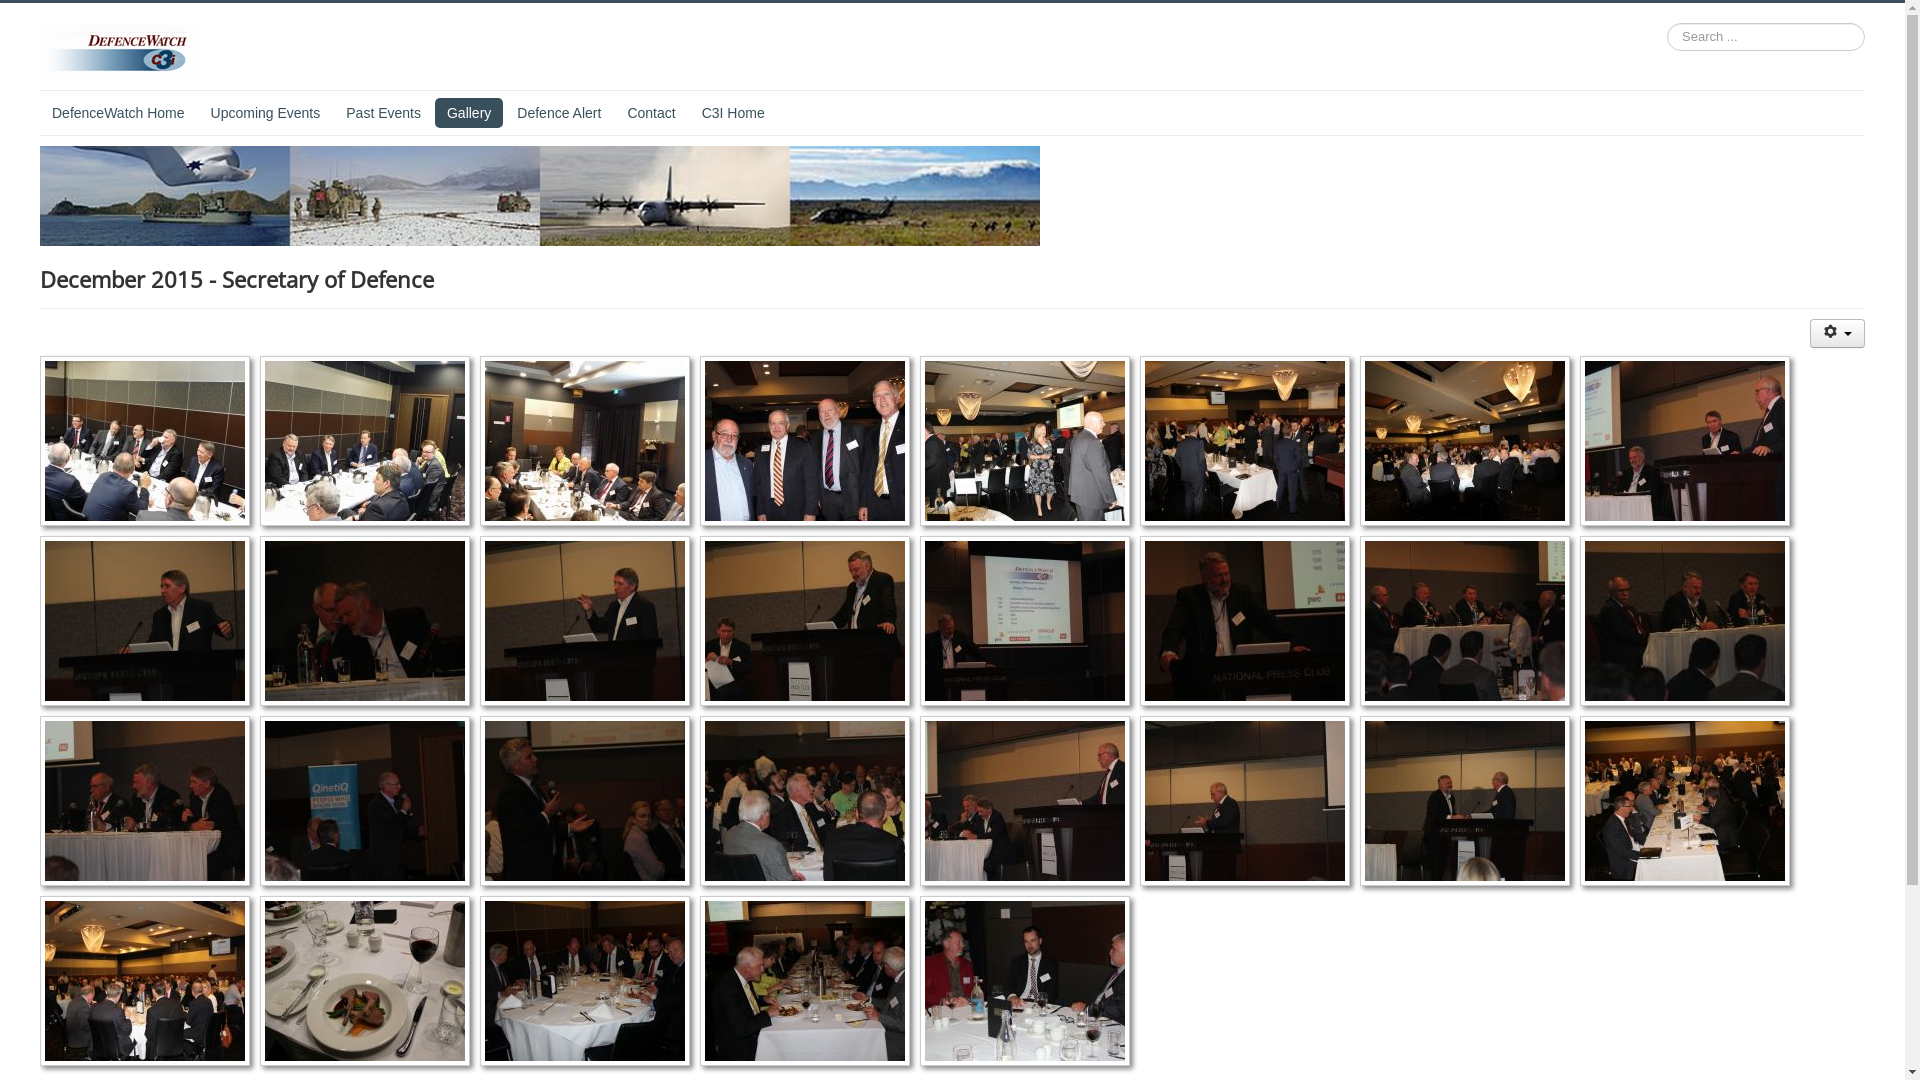  Describe the element at coordinates (613, 112) in the screenshot. I see `'Contact'` at that location.